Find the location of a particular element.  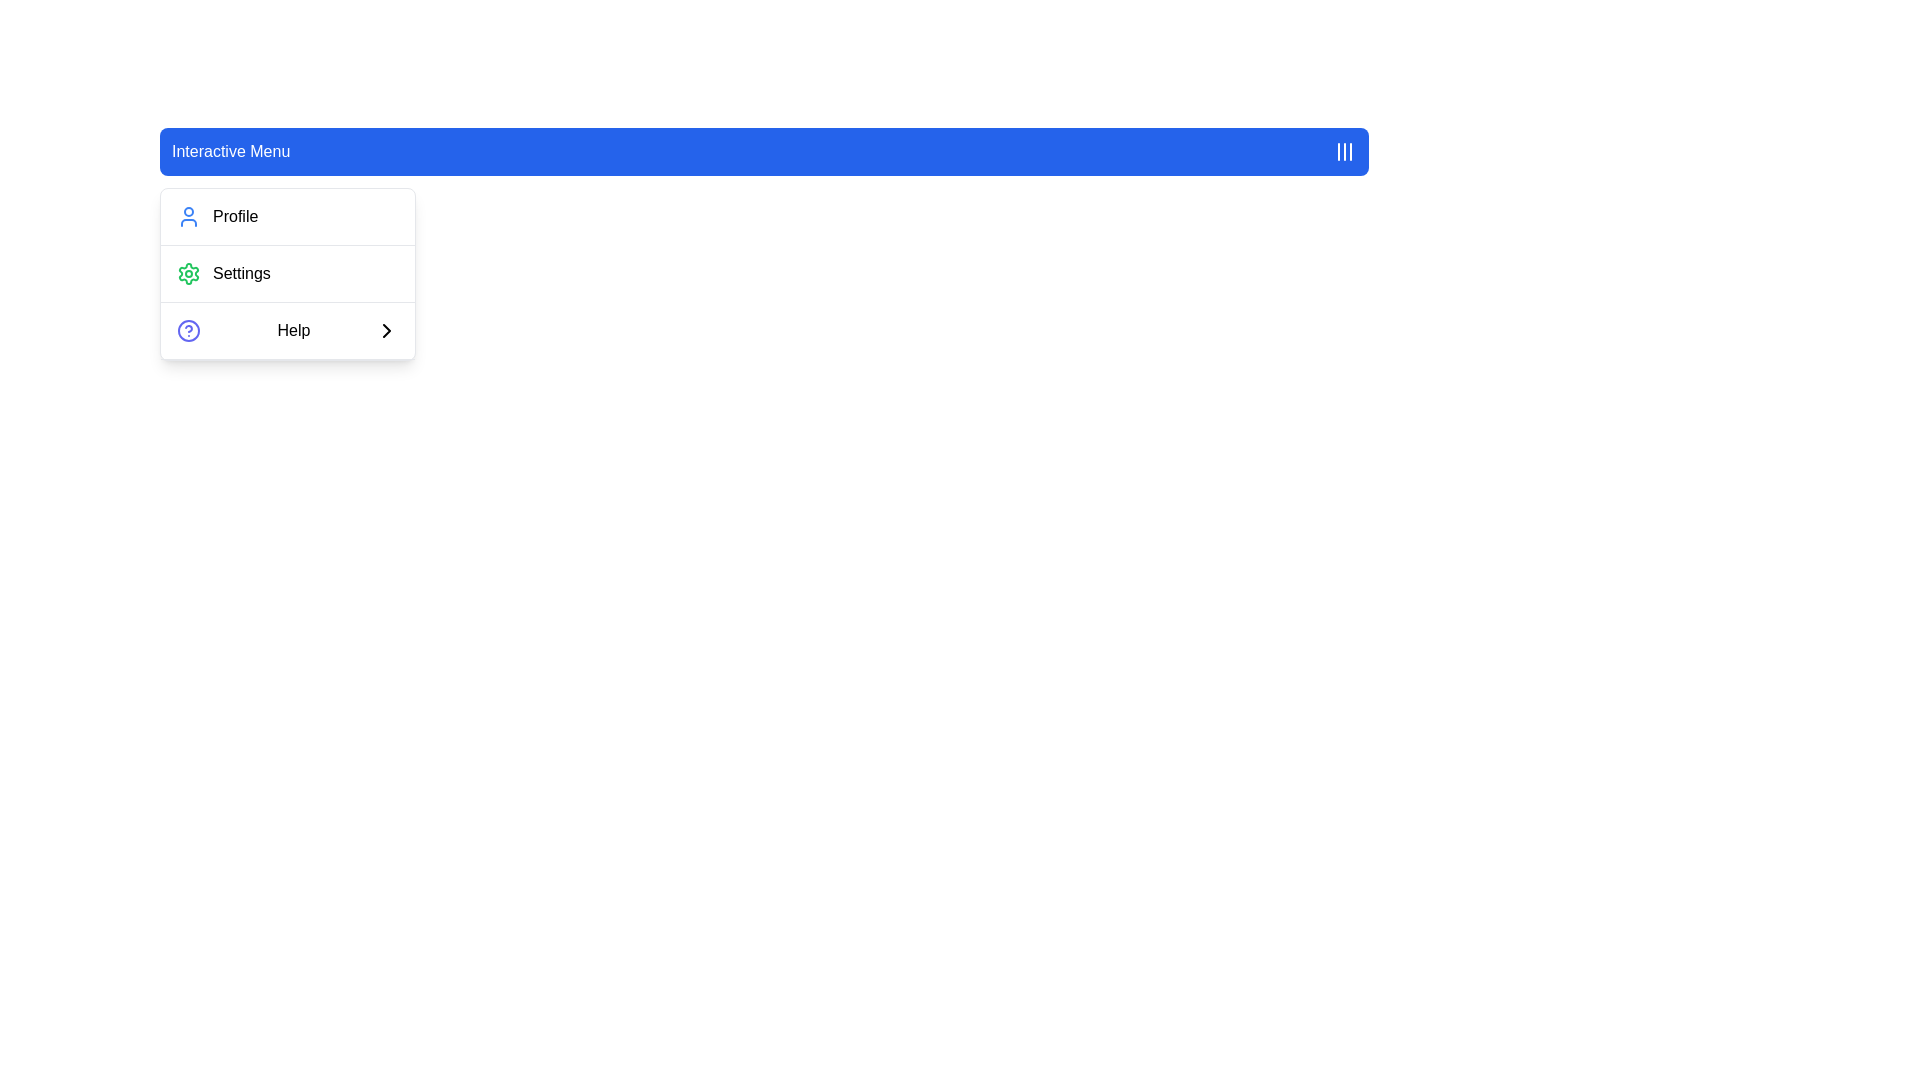

the settings icon located near the top left of the dropdown menu, adjacent to the label 'Settings', to interact with the settings option is located at coordinates (188, 273).